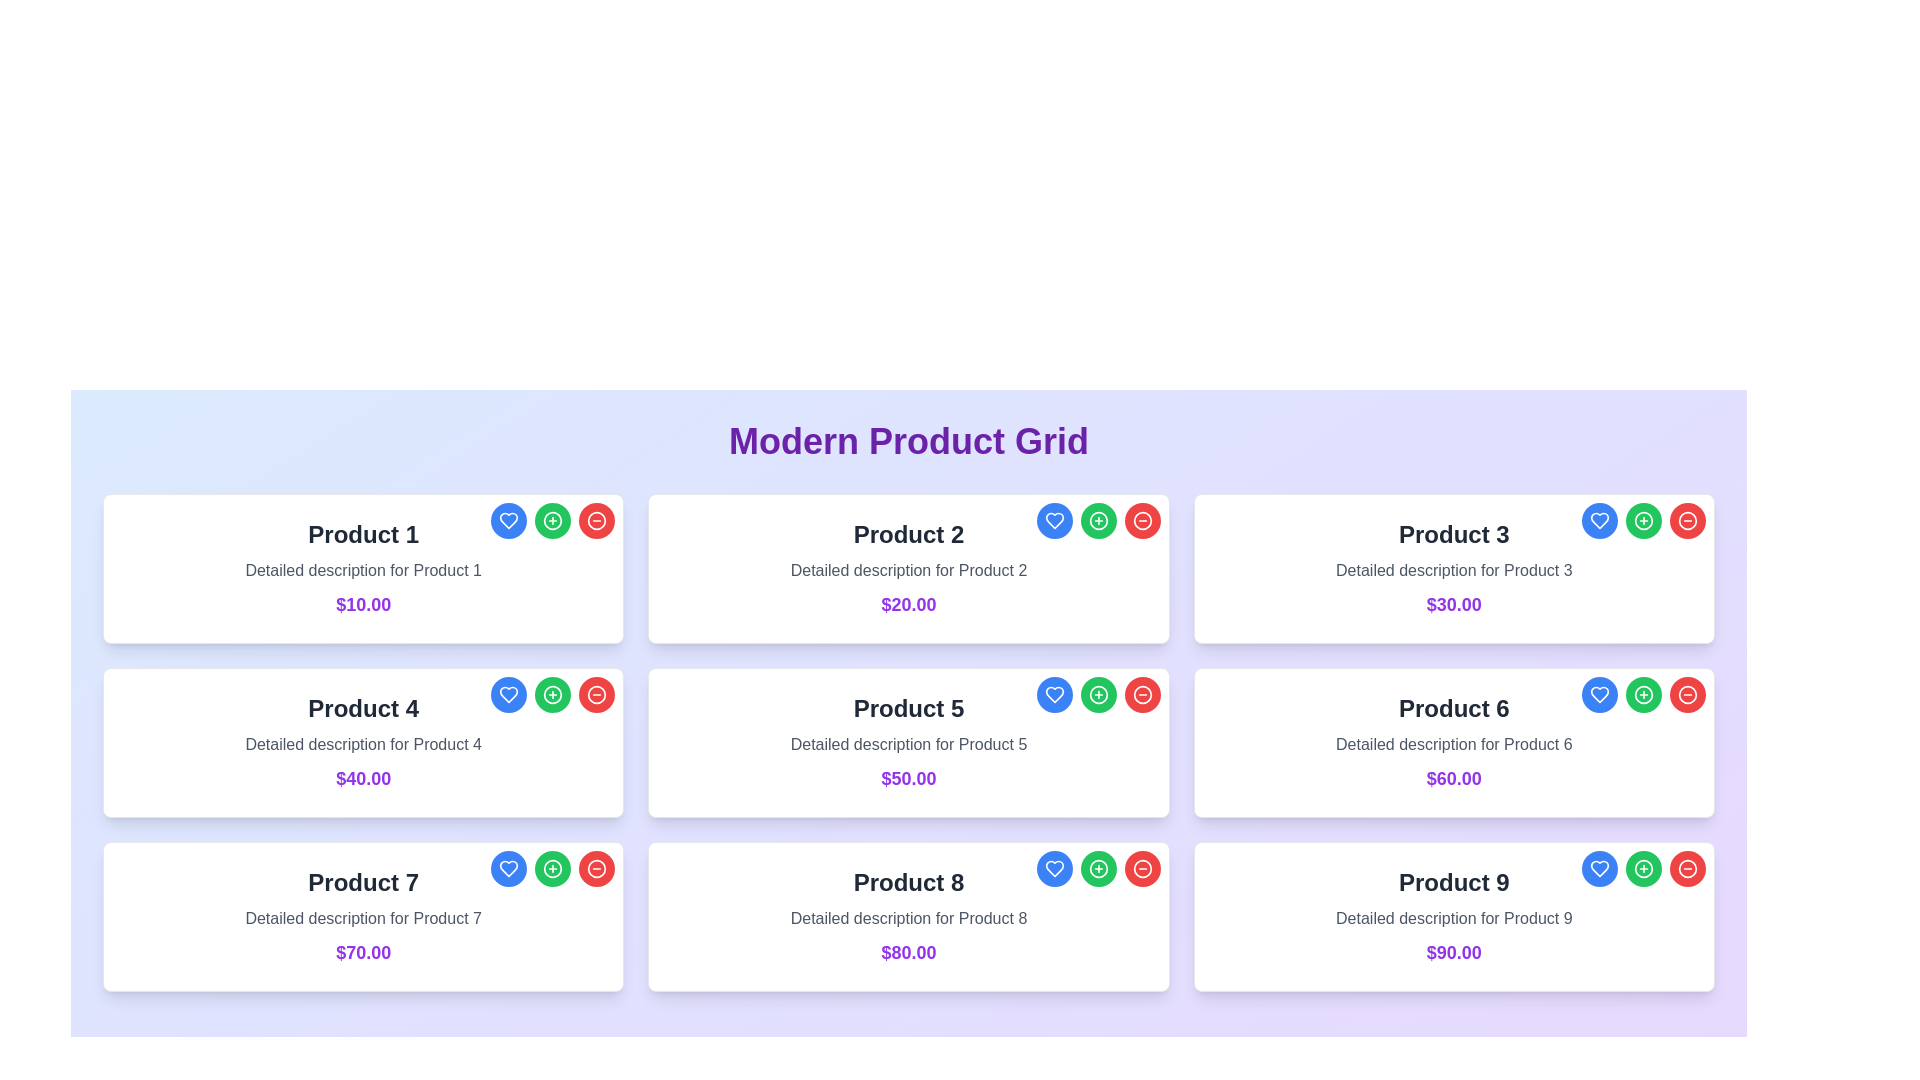  Describe the element at coordinates (509, 867) in the screenshot. I see `the 'like' or 'favorite' button located in the top-right corner of the 'Product 7' card` at that location.